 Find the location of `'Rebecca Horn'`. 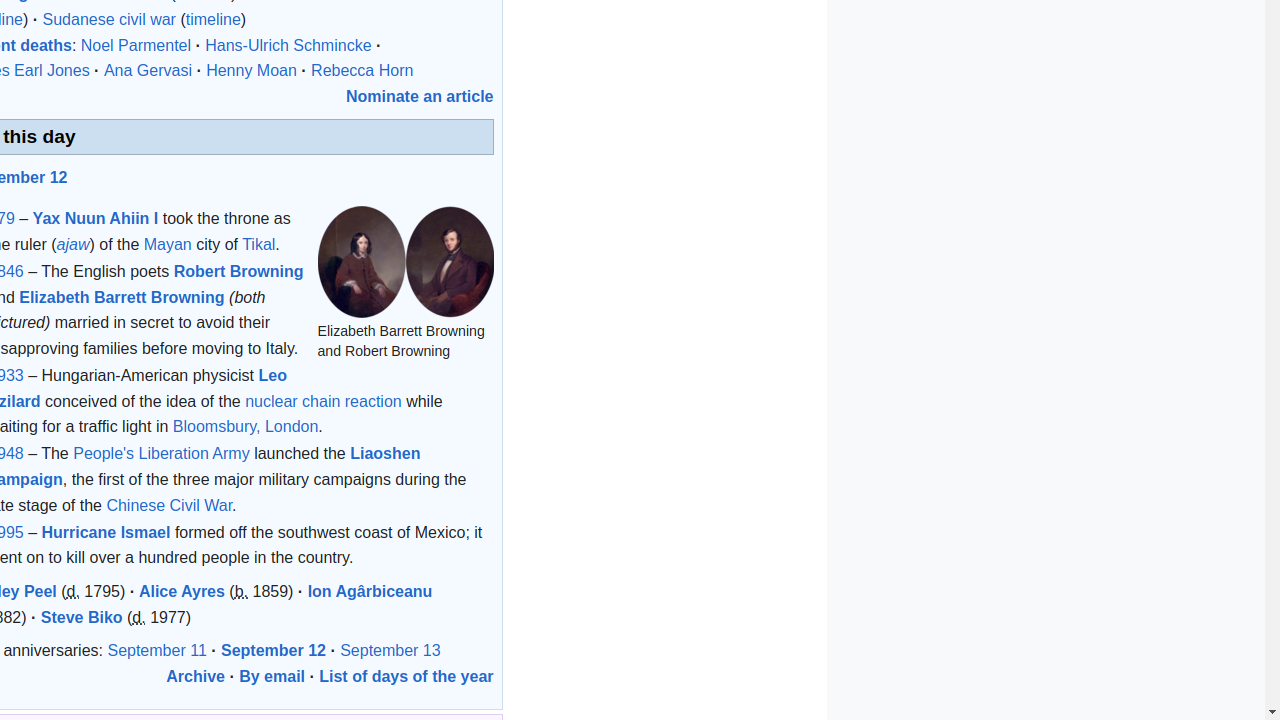

'Rebecca Horn' is located at coordinates (362, 69).